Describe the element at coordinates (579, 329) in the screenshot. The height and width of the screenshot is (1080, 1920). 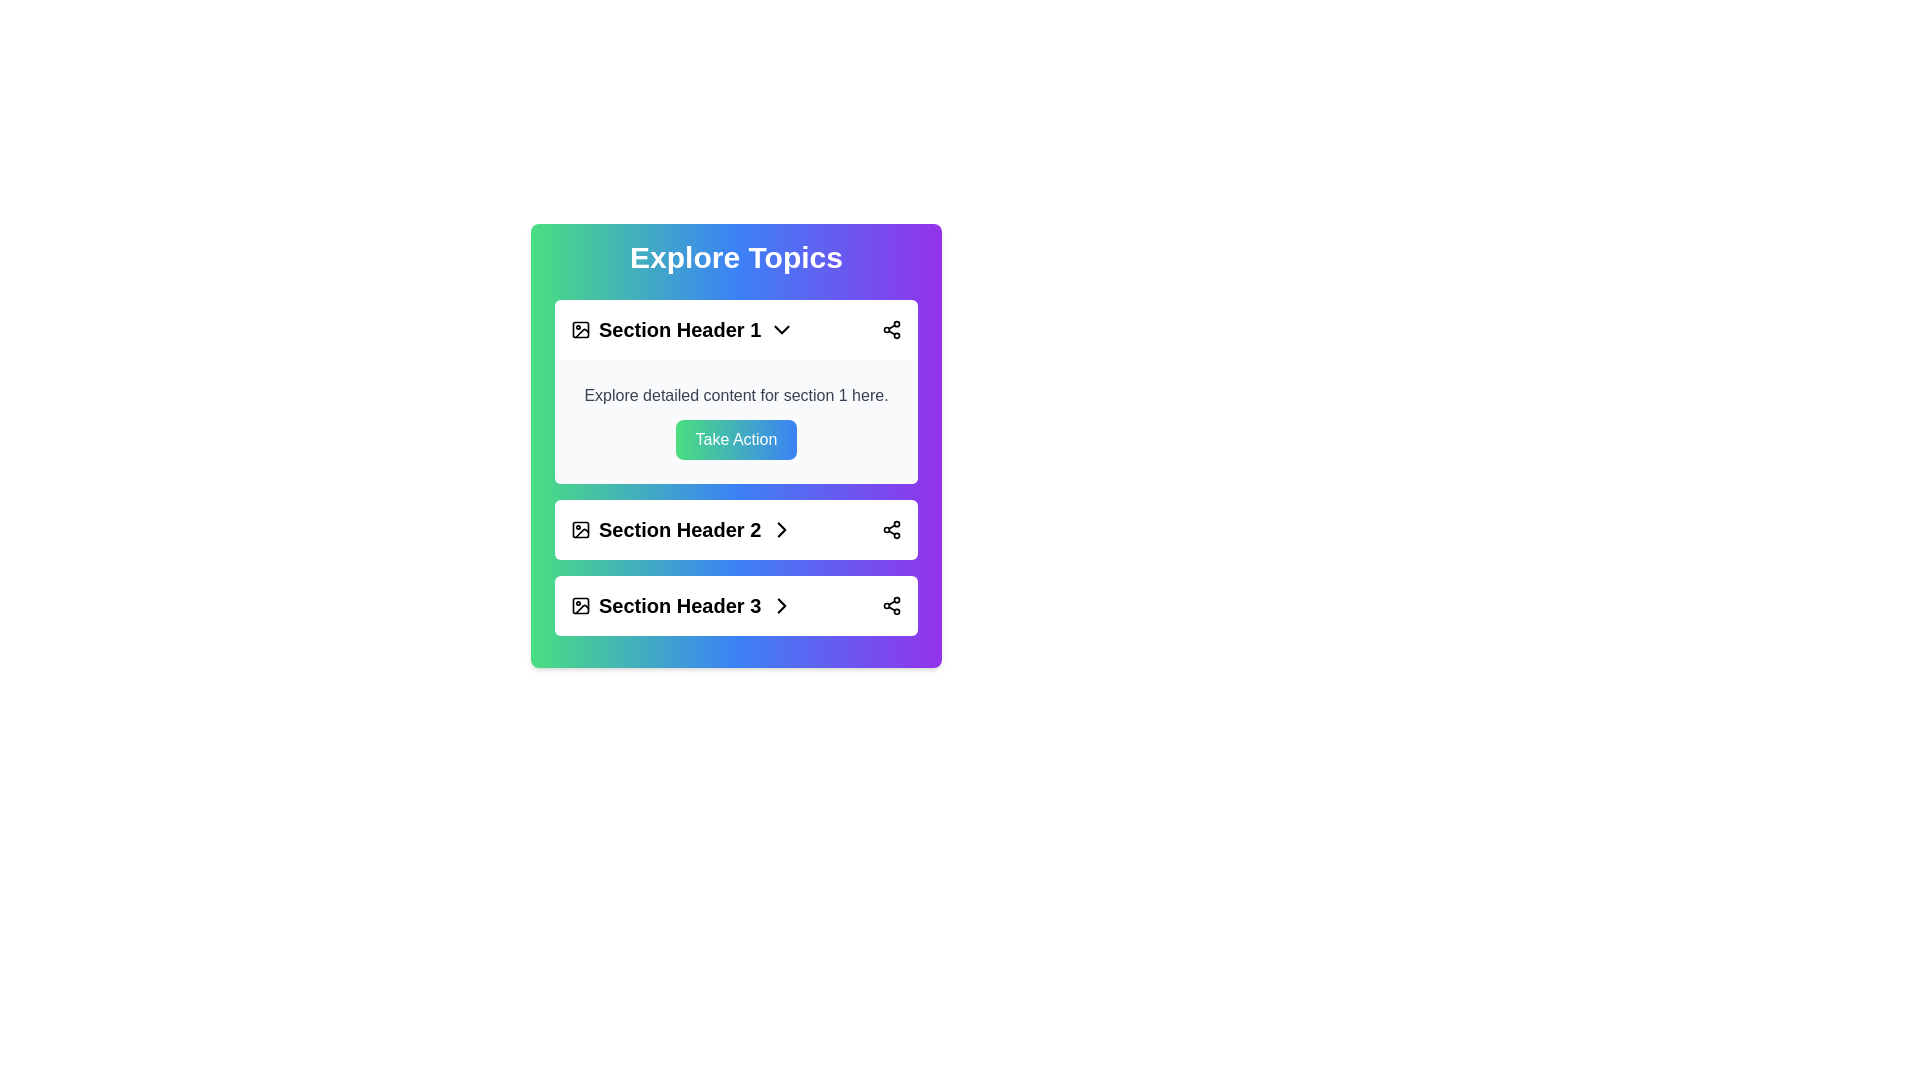
I see `the icon representing an image, which is styled with a square border and a circle, located next to the text 'Section Header 1'` at that location.